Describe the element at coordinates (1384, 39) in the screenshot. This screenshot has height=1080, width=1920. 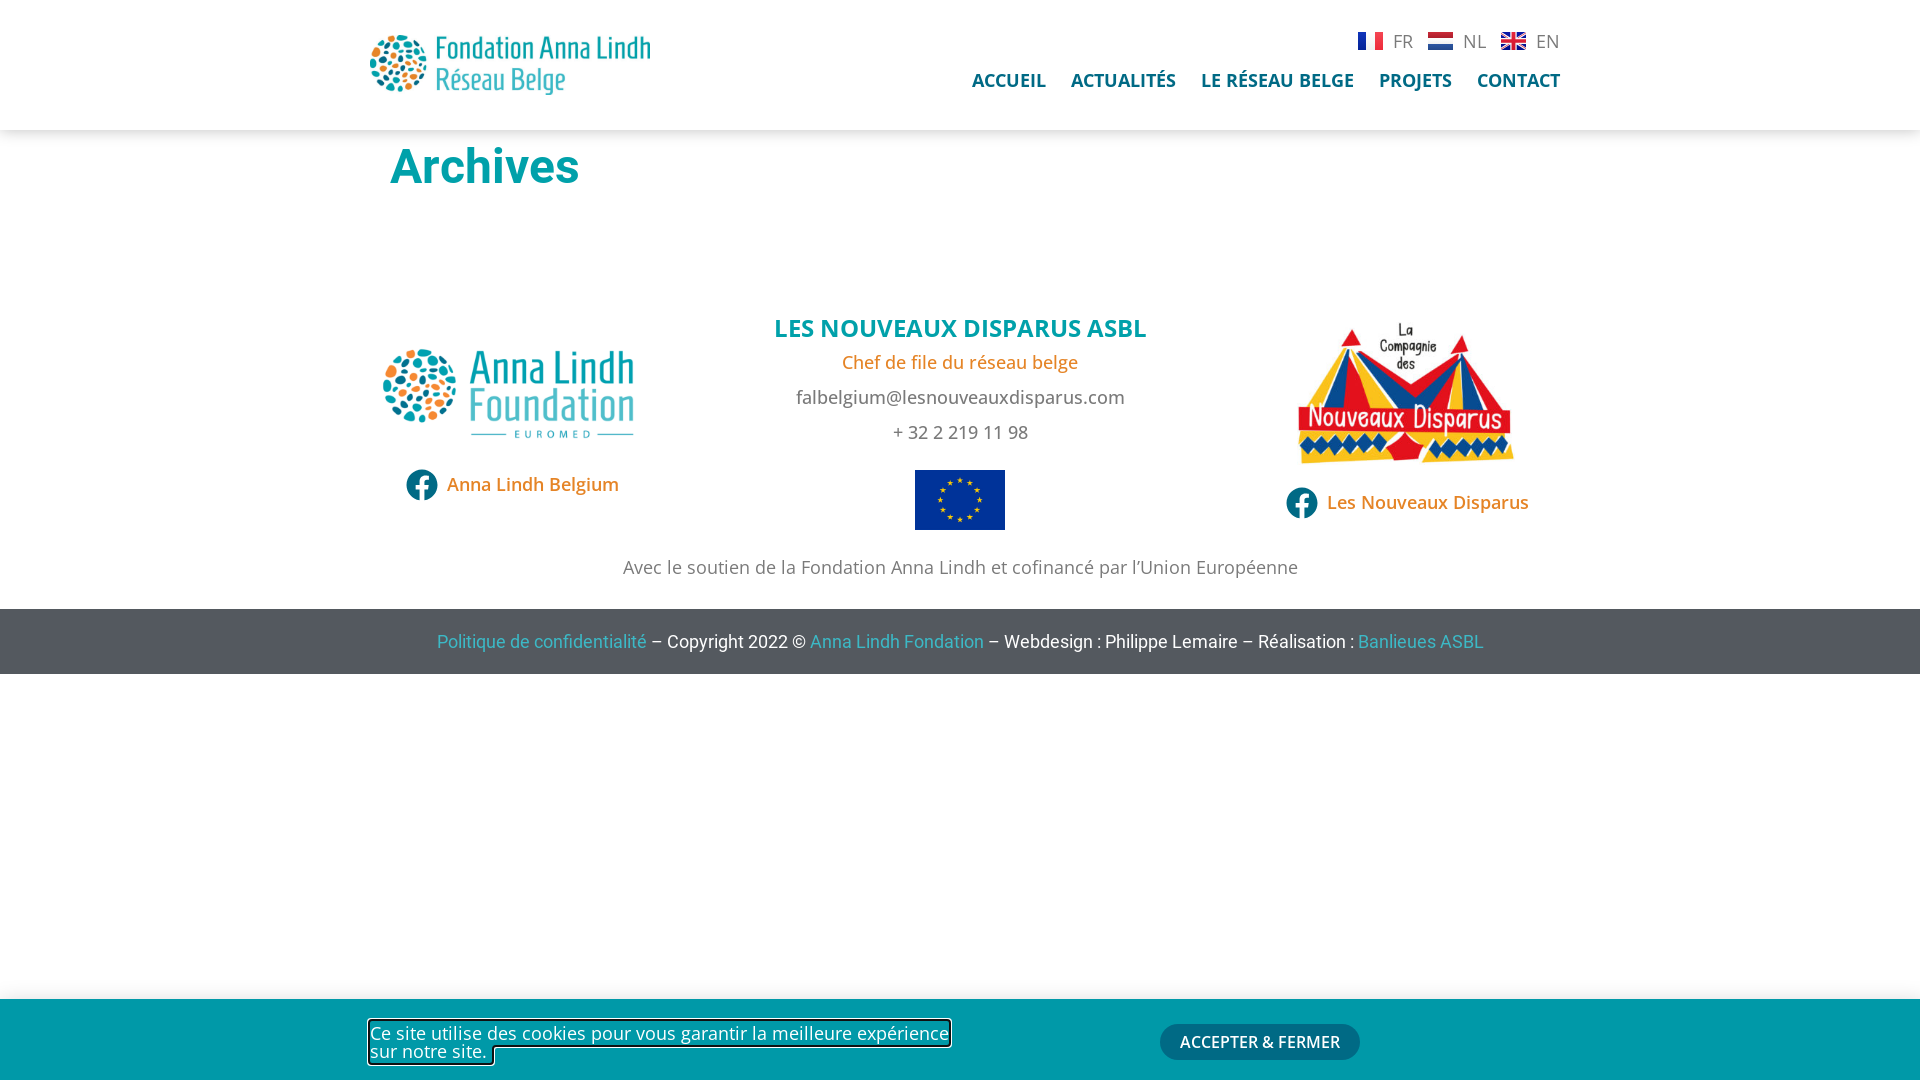
I see `'FR'` at that location.